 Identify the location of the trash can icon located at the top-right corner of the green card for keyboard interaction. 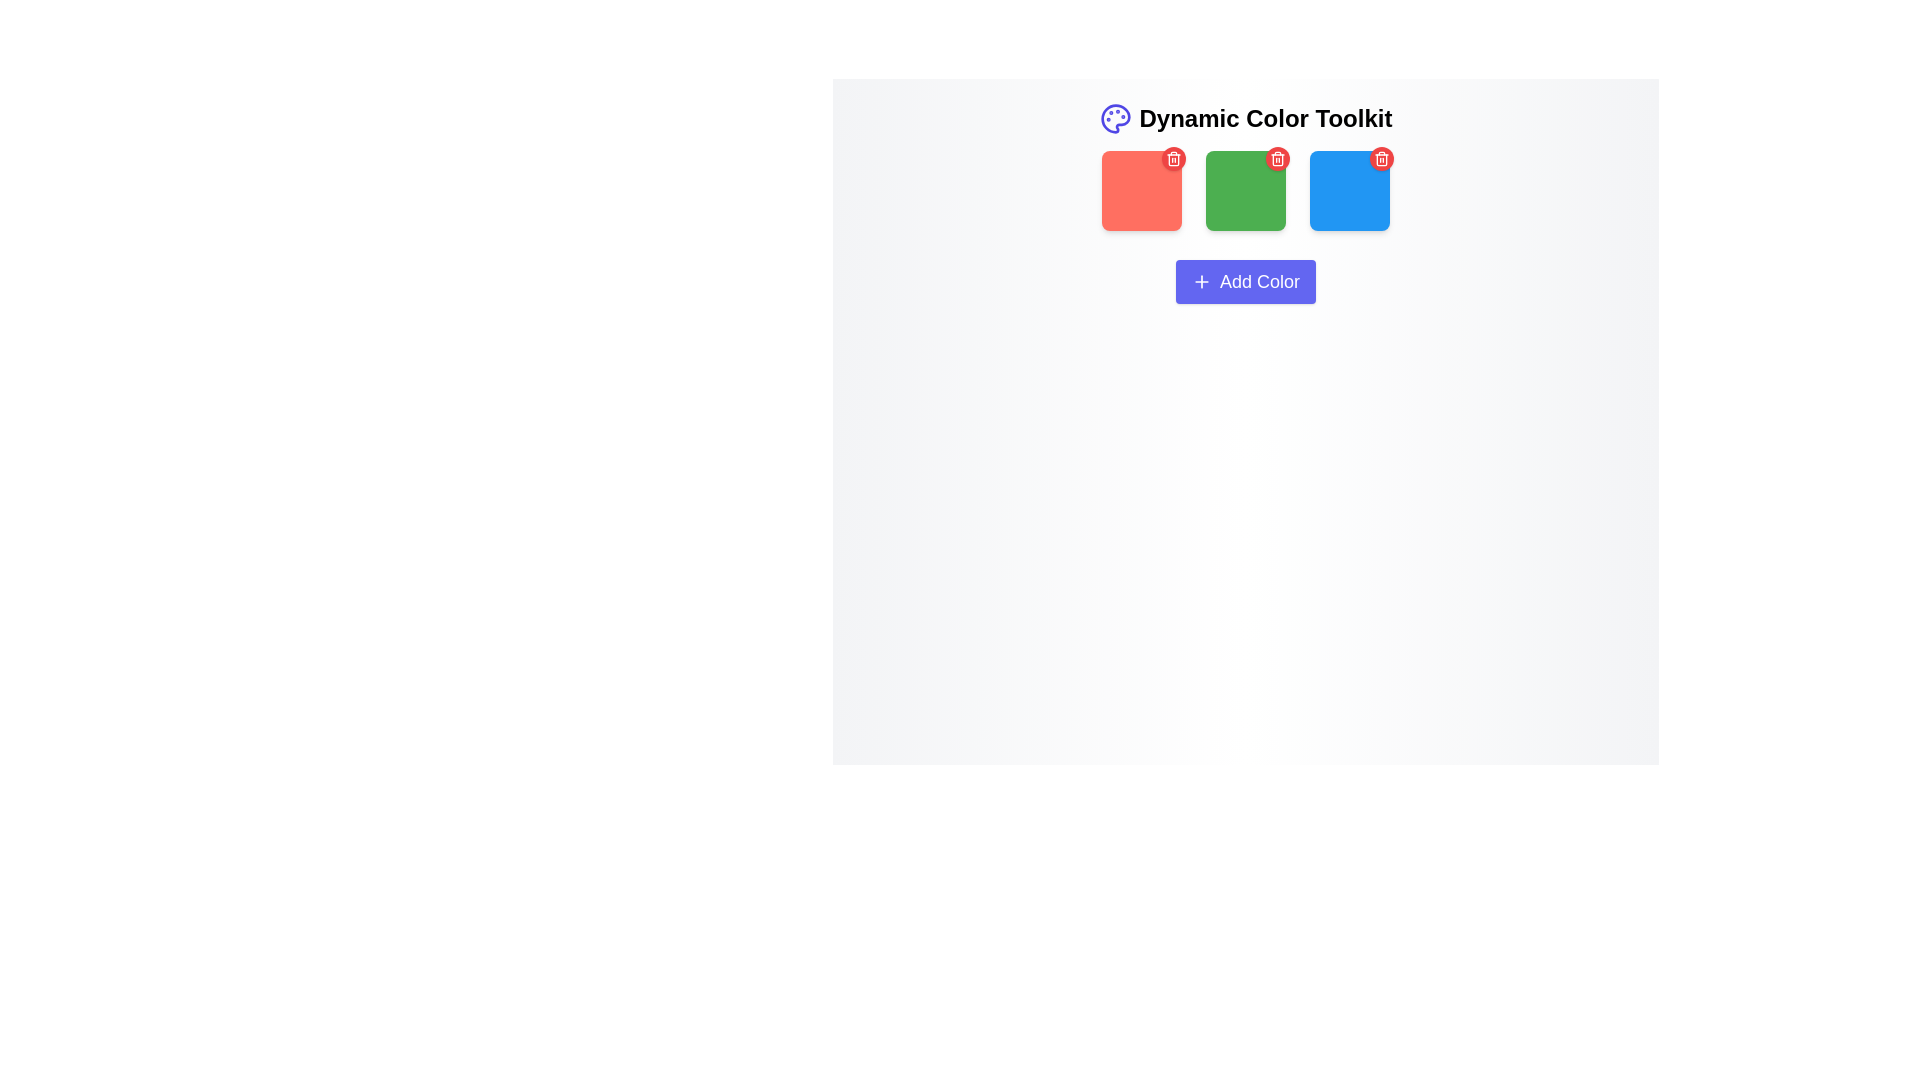
(1381, 157).